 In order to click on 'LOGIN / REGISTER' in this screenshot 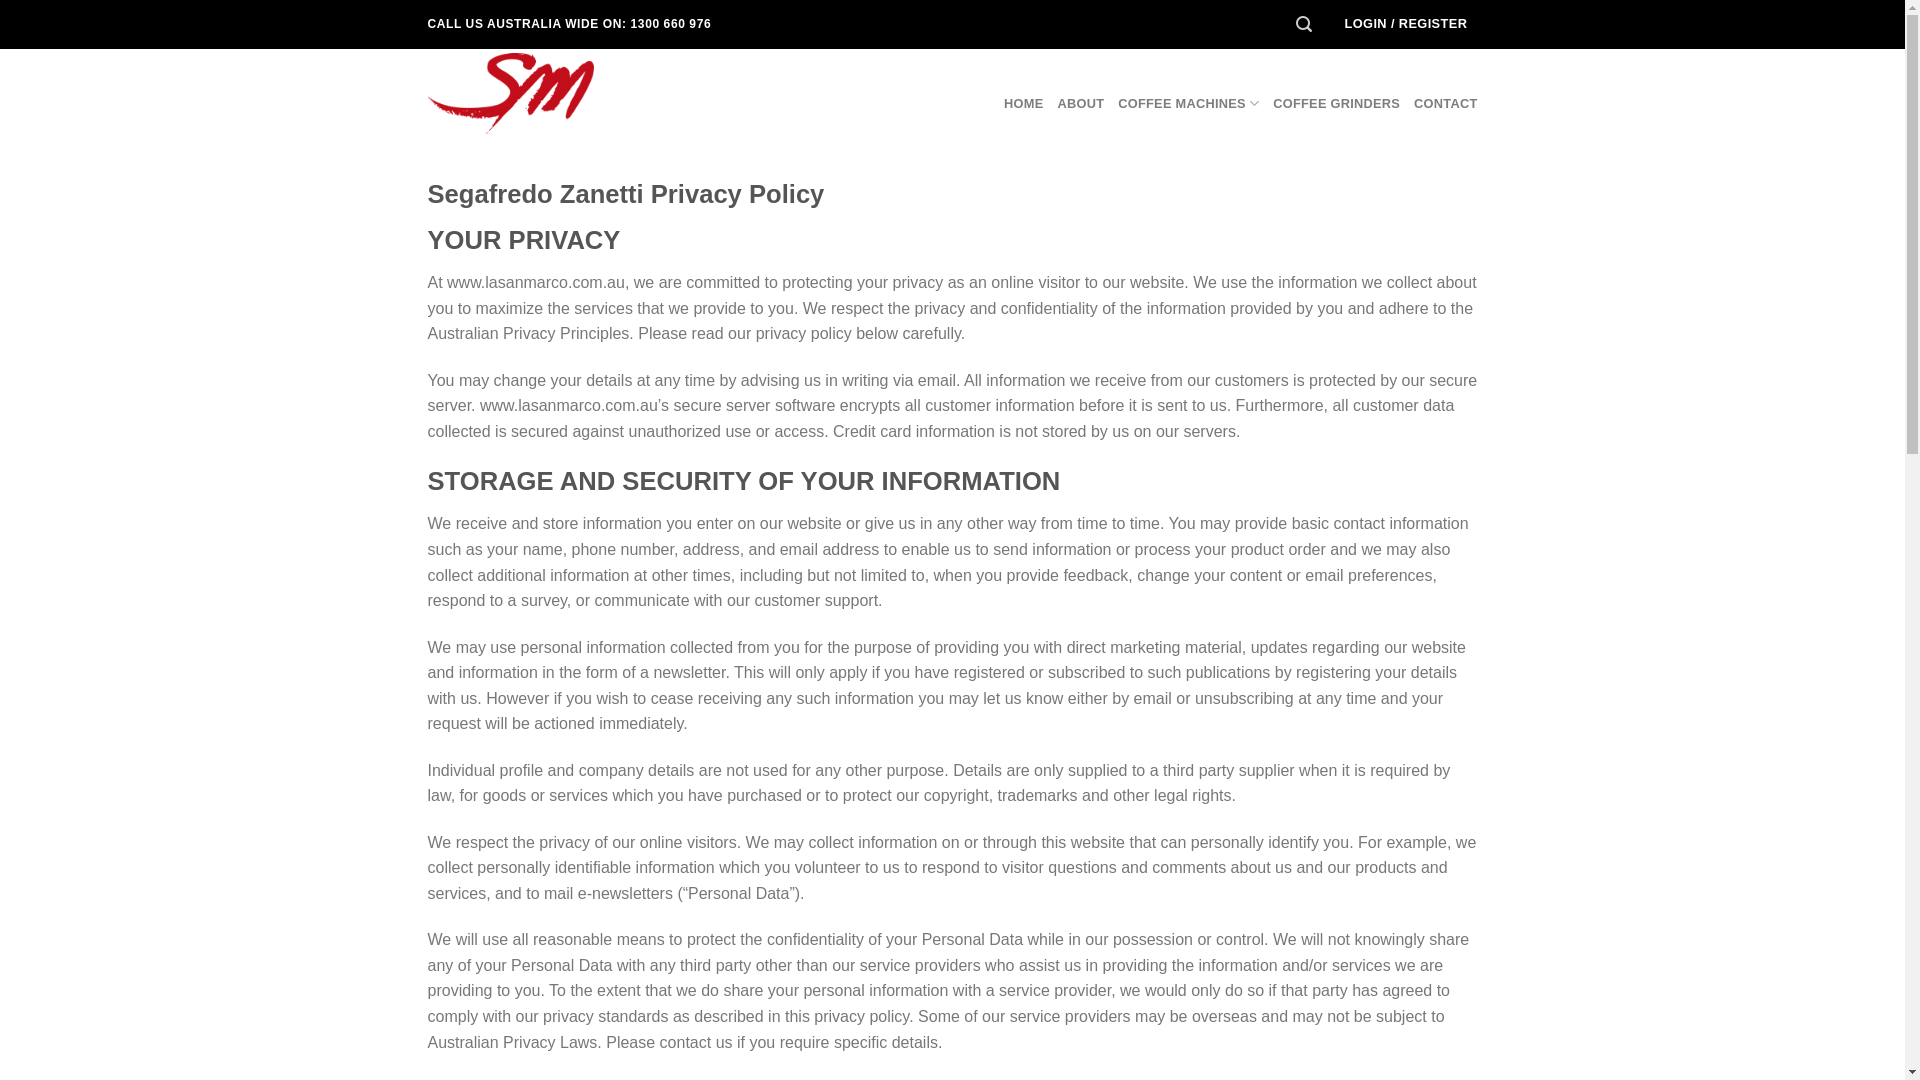, I will do `click(1405, 24)`.